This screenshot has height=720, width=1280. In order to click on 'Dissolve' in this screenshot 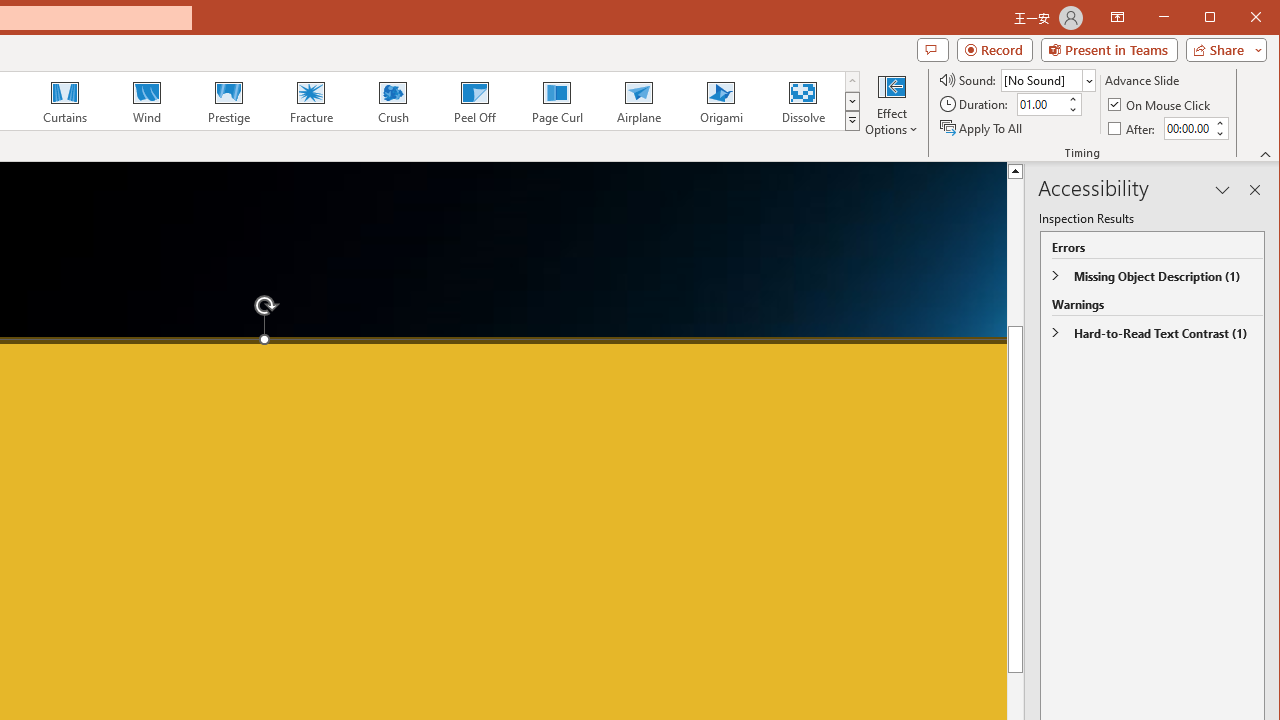, I will do `click(802, 100)`.